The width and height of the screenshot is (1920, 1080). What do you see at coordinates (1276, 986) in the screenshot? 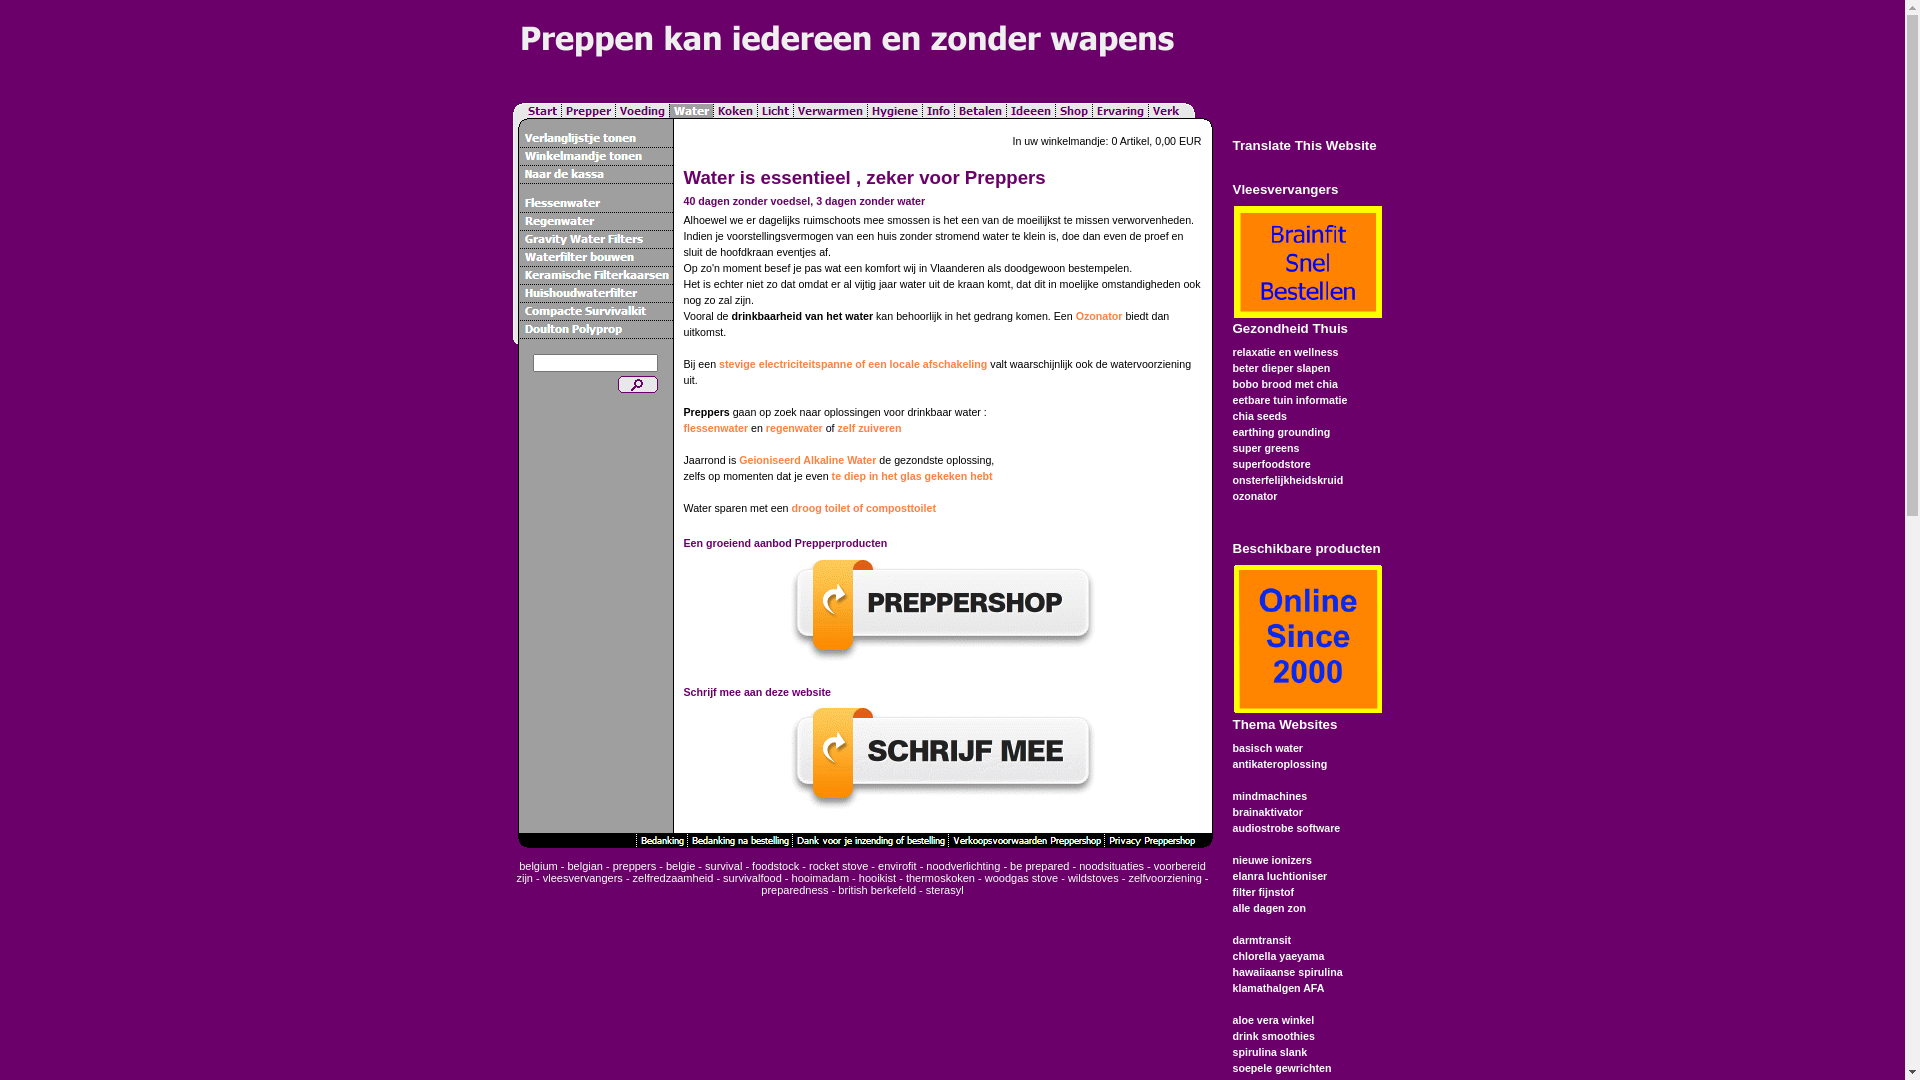
I see `'klamathalgen AFA'` at bounding box center [1276, 986].